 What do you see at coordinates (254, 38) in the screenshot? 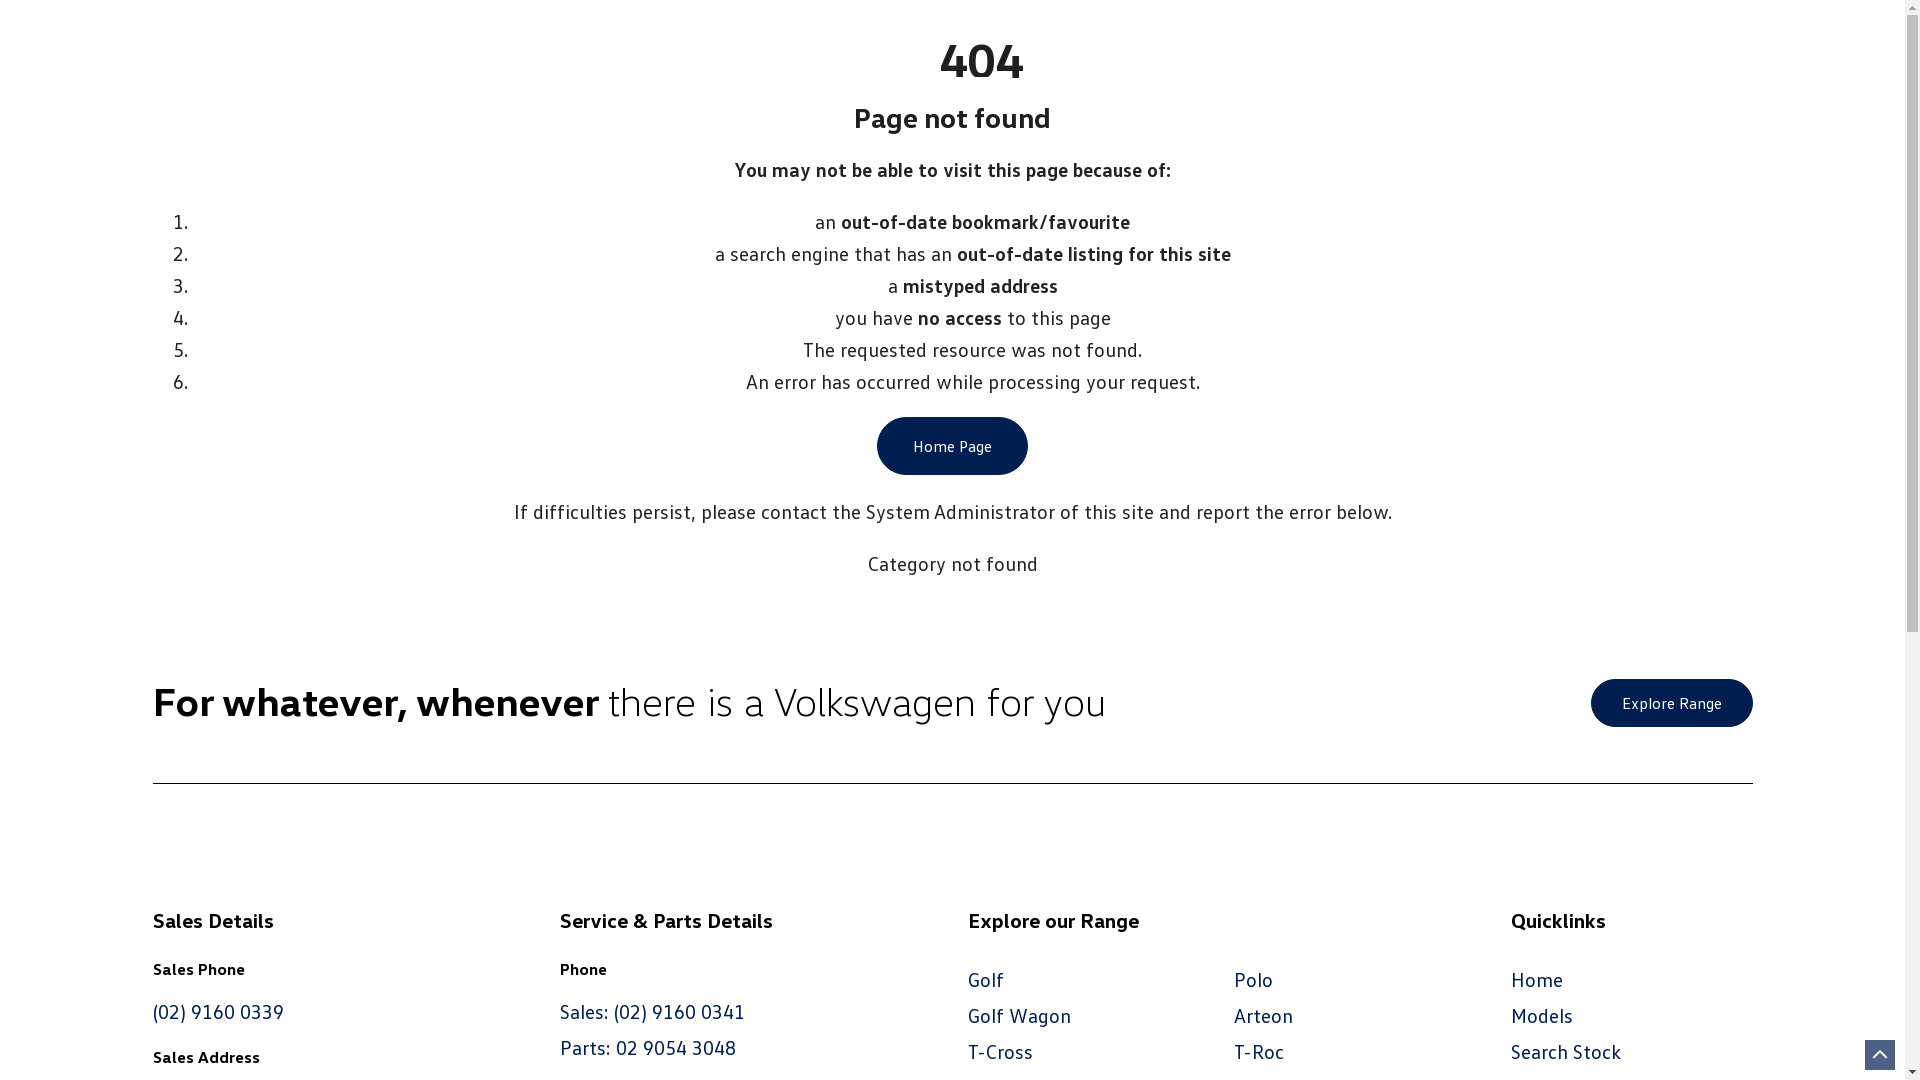
I see `'Sales: (02) 9160 0339'` at bounding box center [254, 38].